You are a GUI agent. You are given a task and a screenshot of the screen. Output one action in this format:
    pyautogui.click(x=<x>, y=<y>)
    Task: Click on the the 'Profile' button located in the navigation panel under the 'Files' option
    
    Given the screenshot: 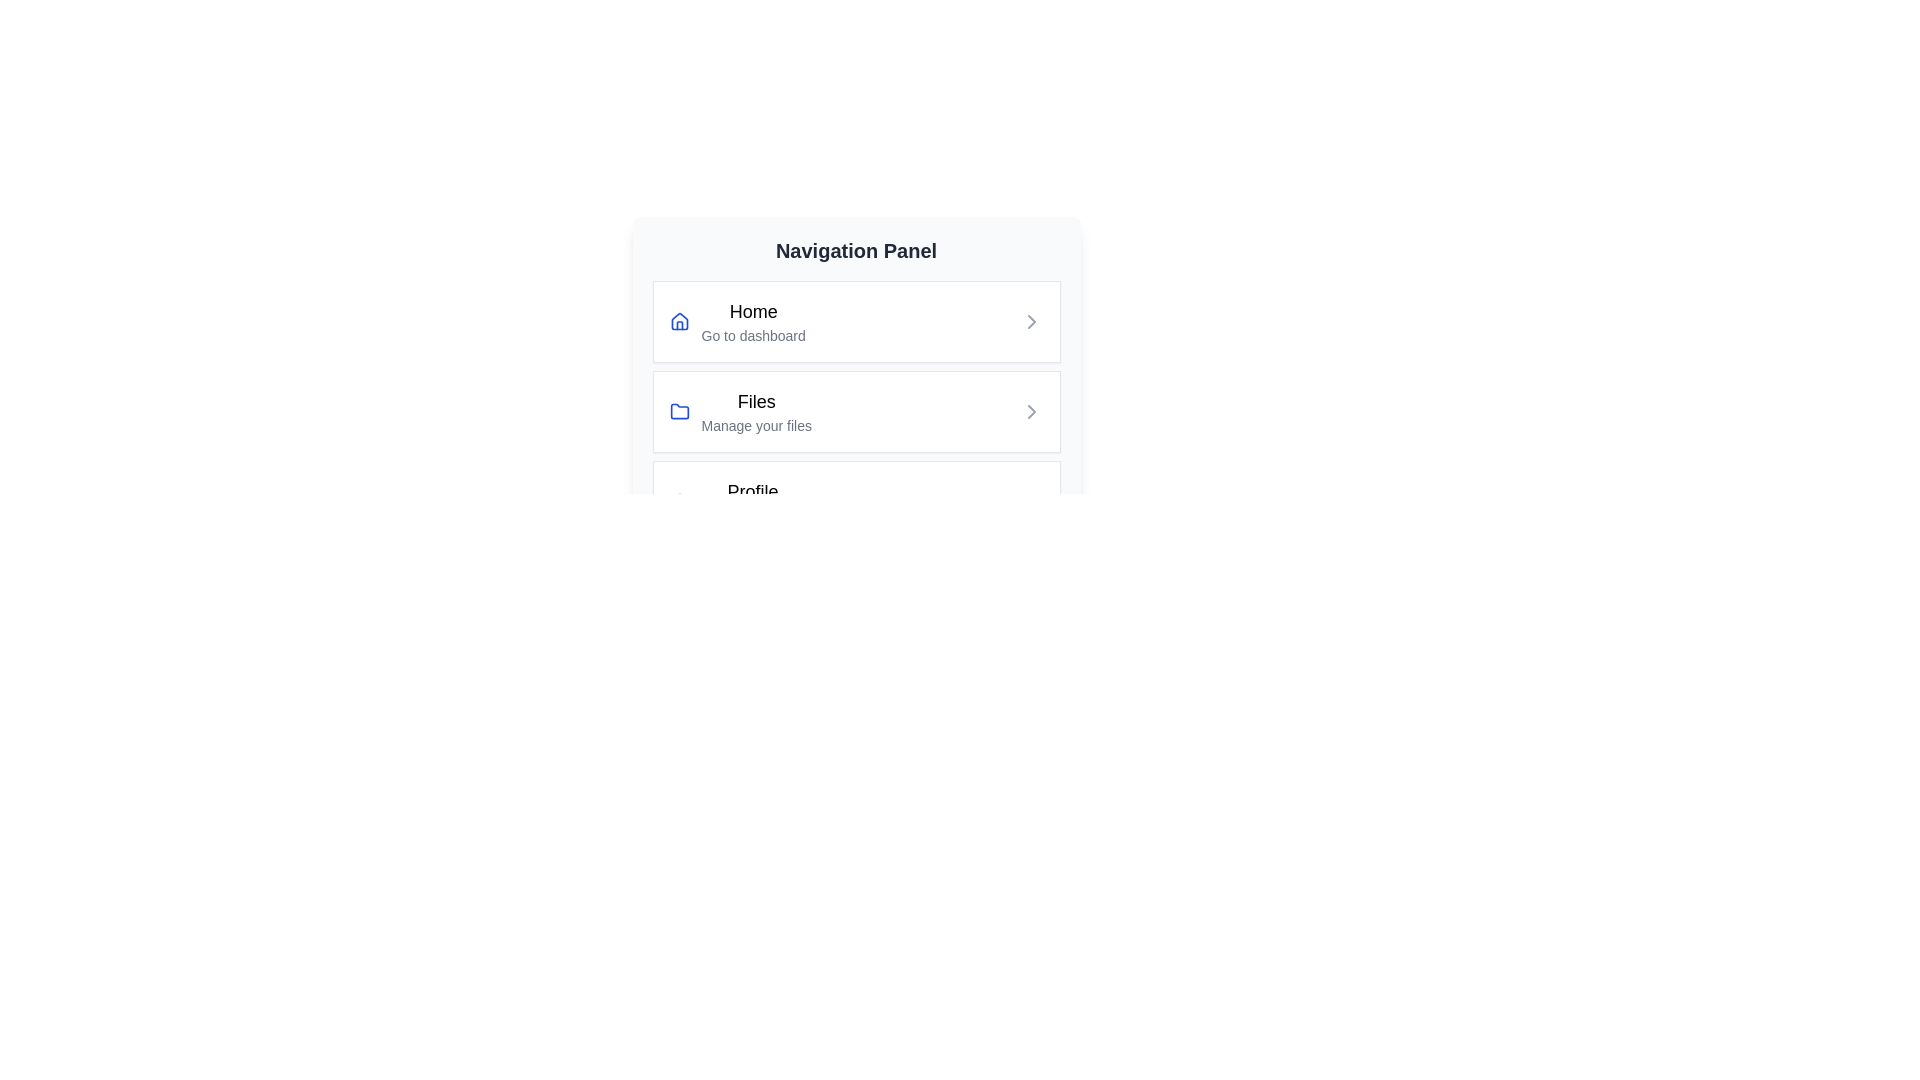 What is the action you would take?
    pyautogui.click(x=752, y=500)
    